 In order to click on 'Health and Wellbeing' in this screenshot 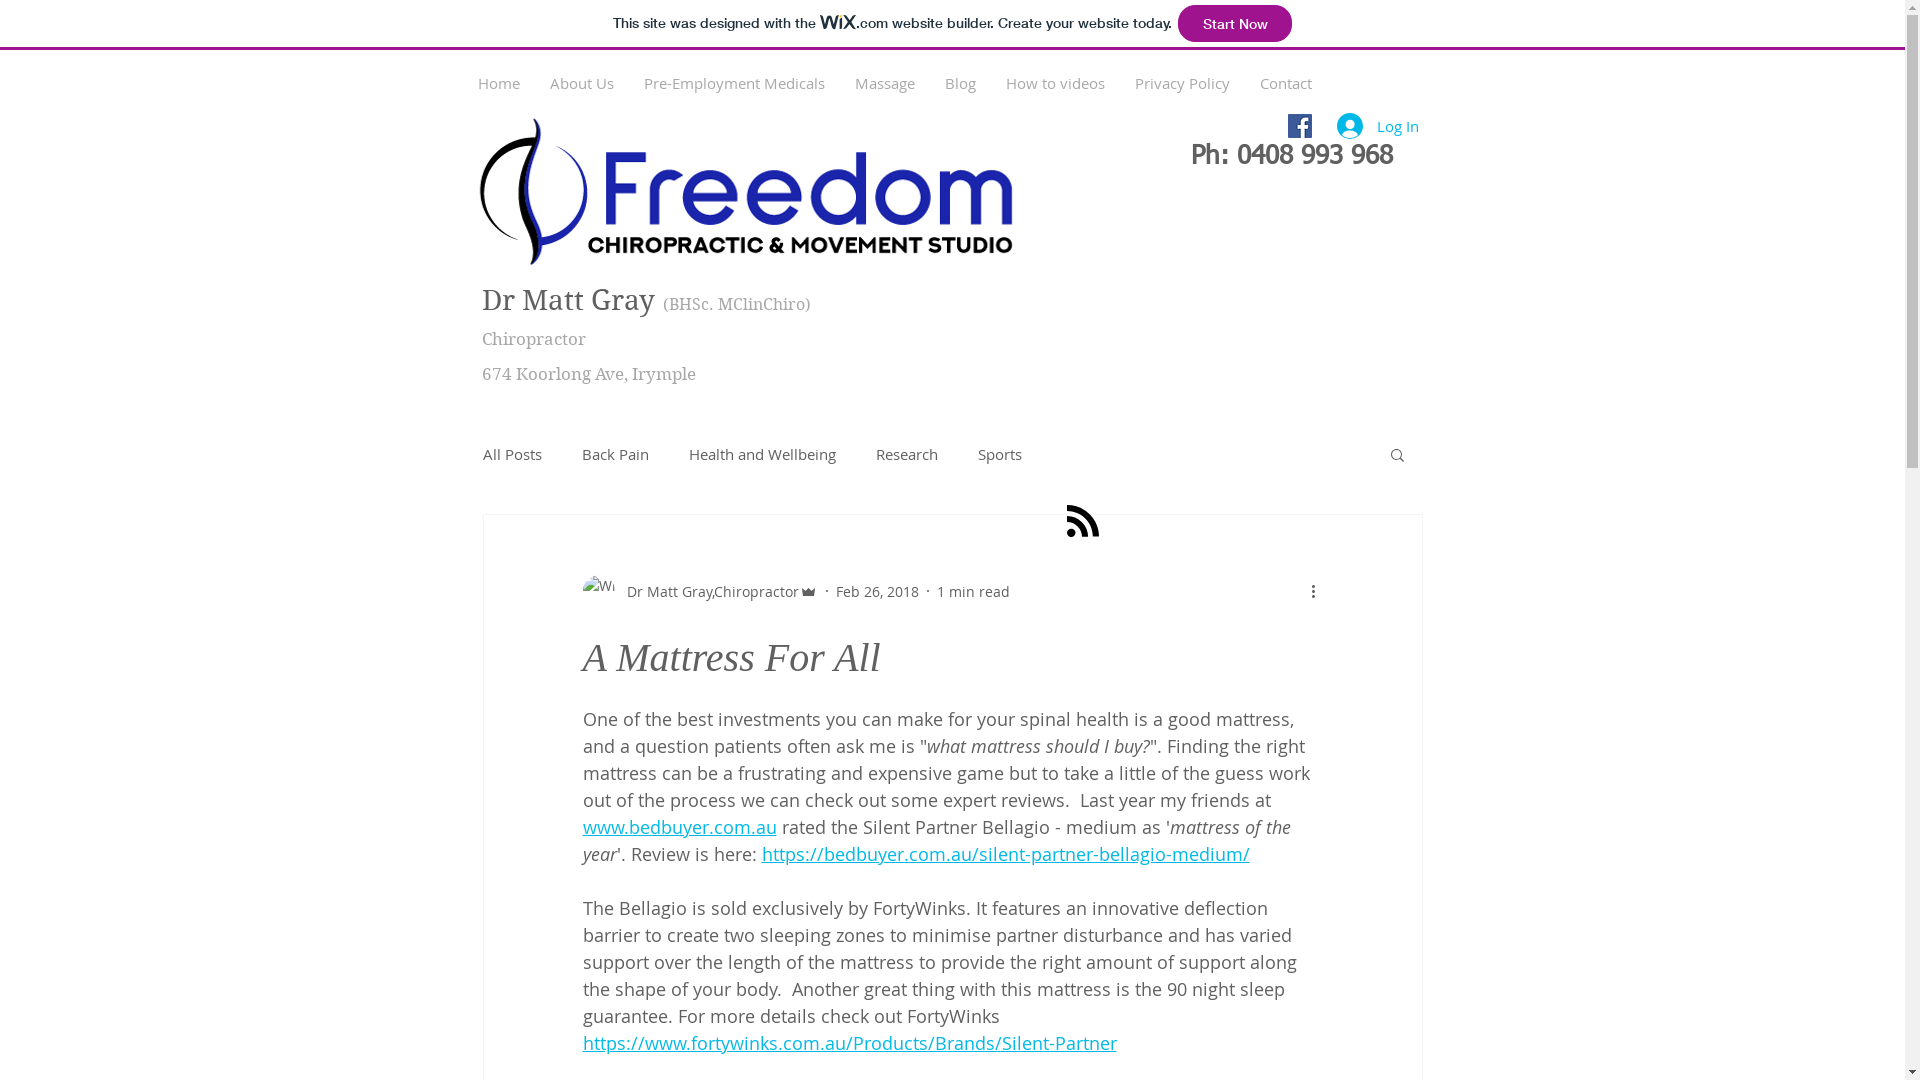, I will do `click(760, 454)`.